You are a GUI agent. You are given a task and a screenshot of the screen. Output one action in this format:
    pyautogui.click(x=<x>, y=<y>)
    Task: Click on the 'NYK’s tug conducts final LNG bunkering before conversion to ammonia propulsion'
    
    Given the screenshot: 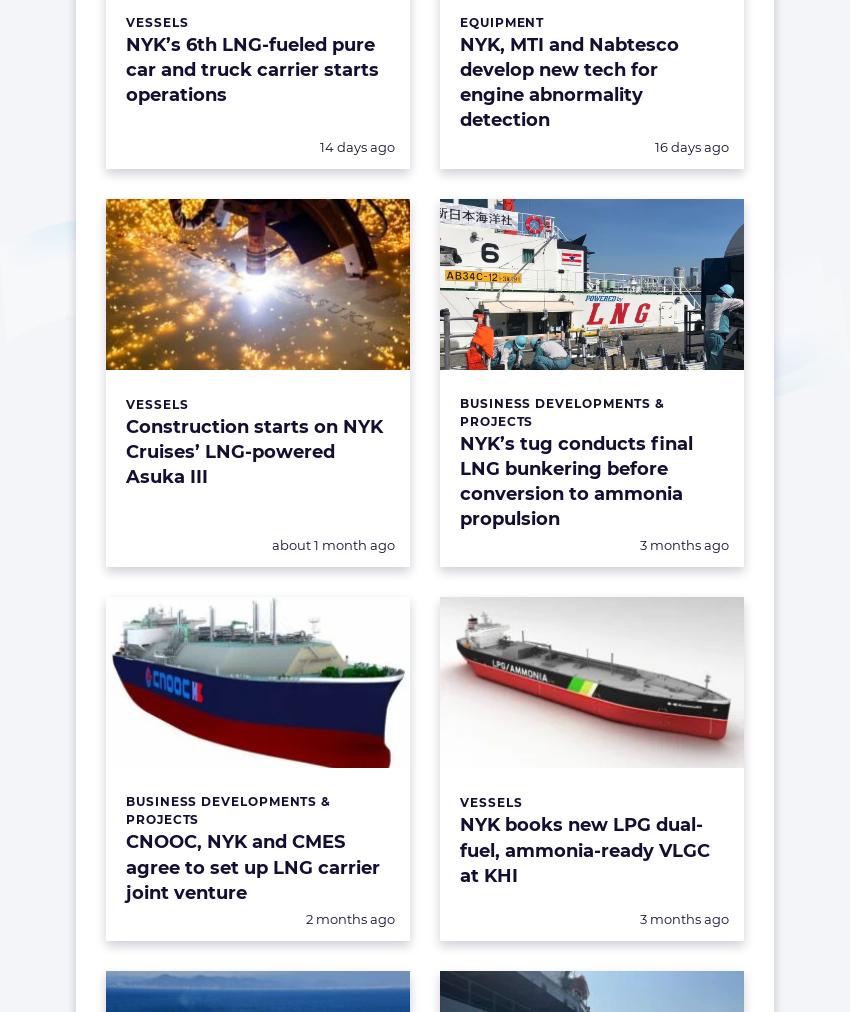 What is the action you would take?
    pyautogui.click(x=459, y=481)
    